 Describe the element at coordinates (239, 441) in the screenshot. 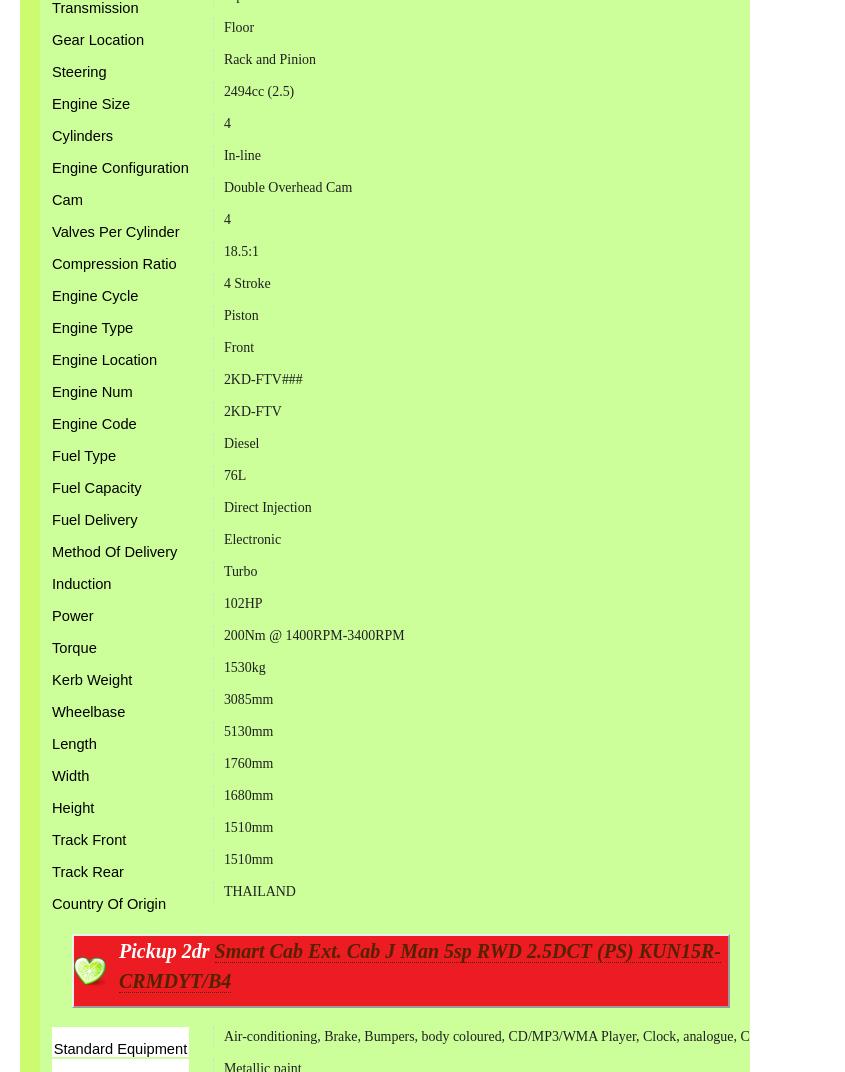

I see `'Diesel'` at that location.